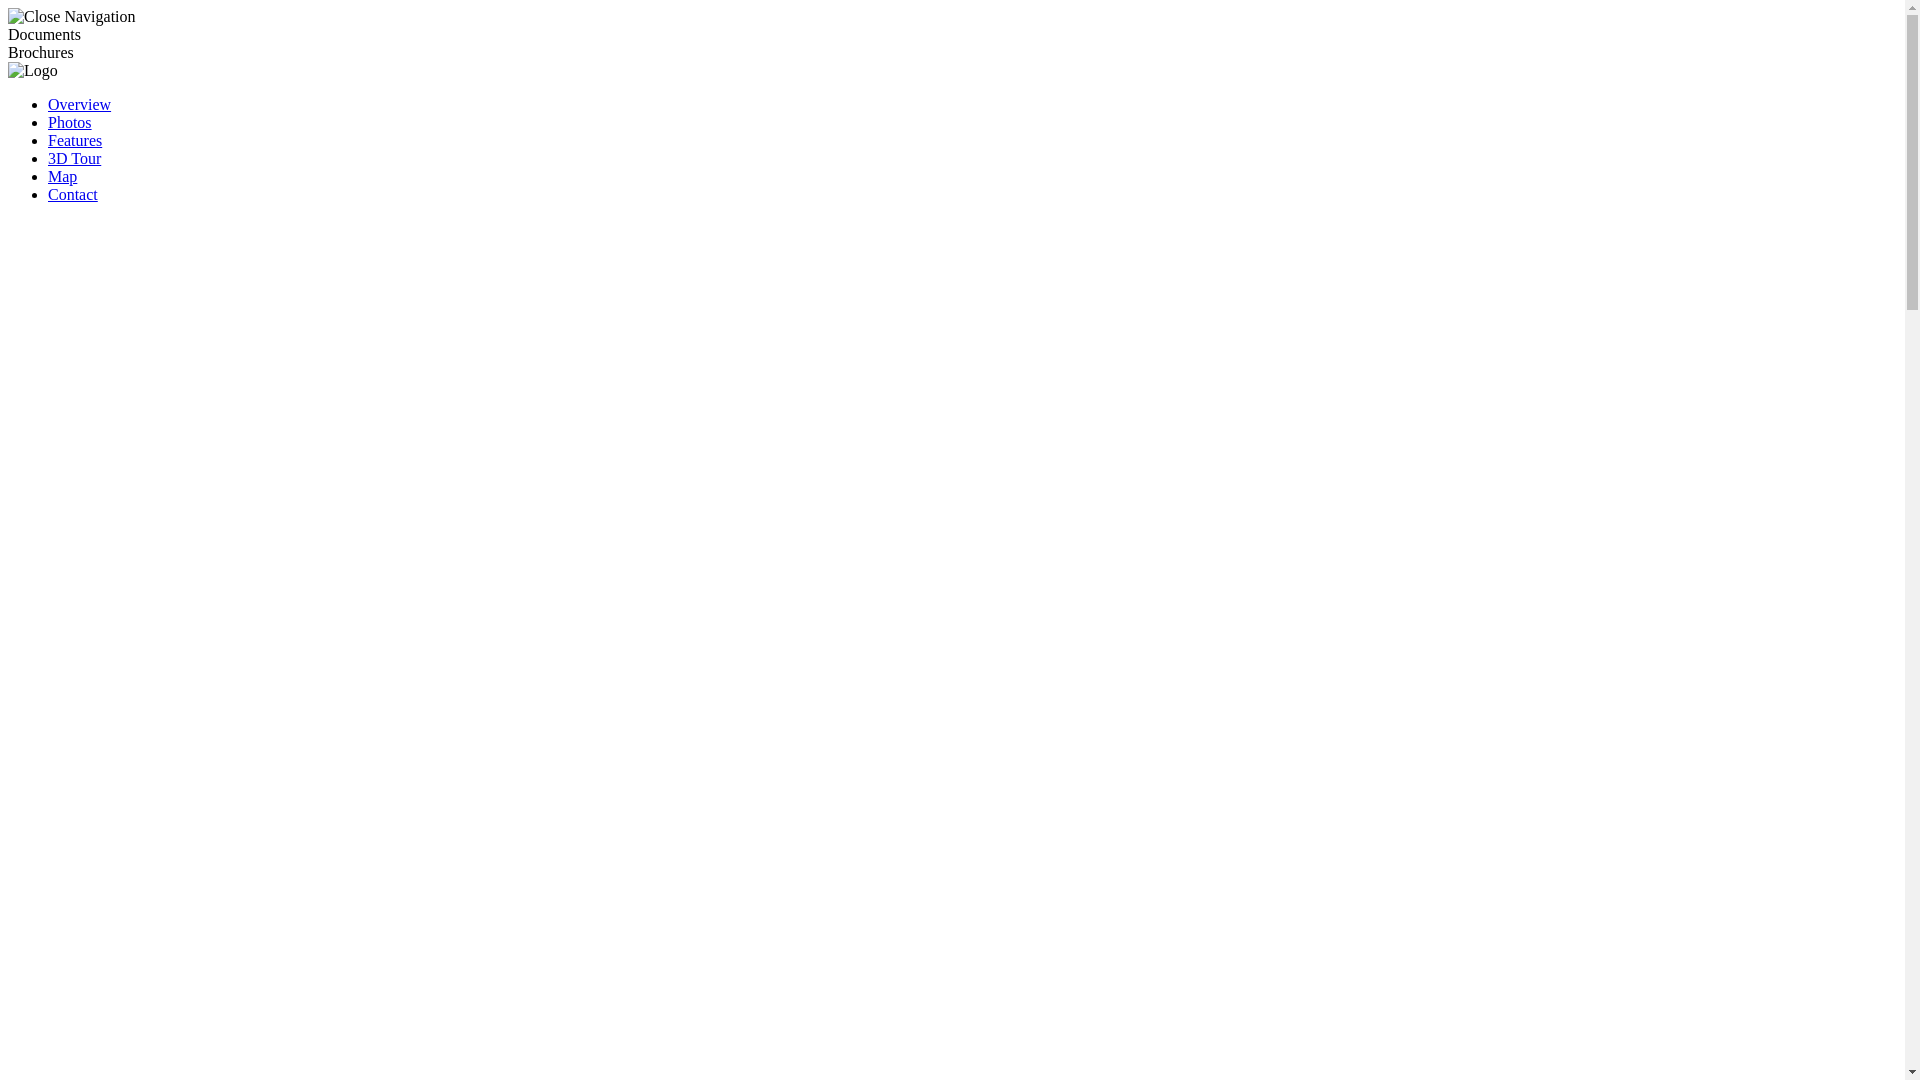 The height and width of the screenshot is (1080, 1920). What do you see at coordinates (62, 175) in the screenshot?
I see `'Map'` at bounding box center [62, 175].